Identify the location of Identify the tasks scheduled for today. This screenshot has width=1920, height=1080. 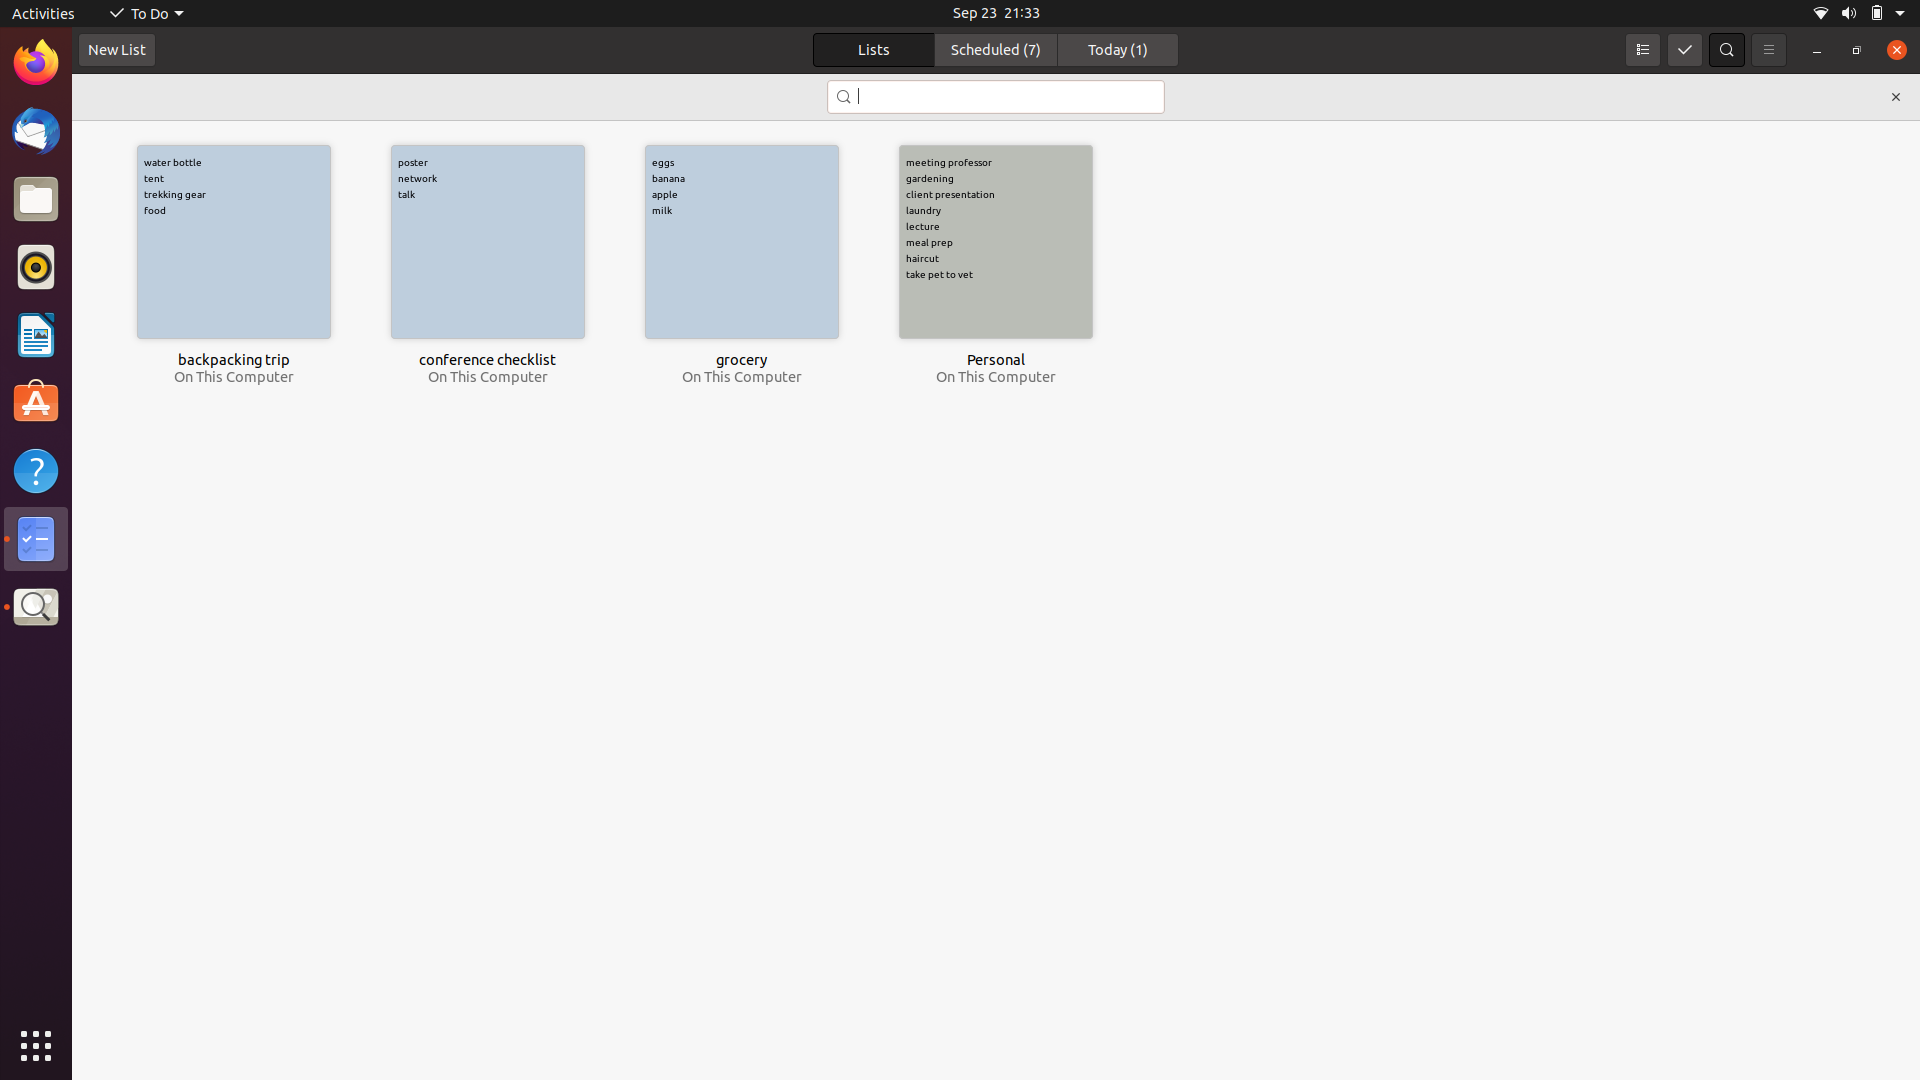
(1117, 49).